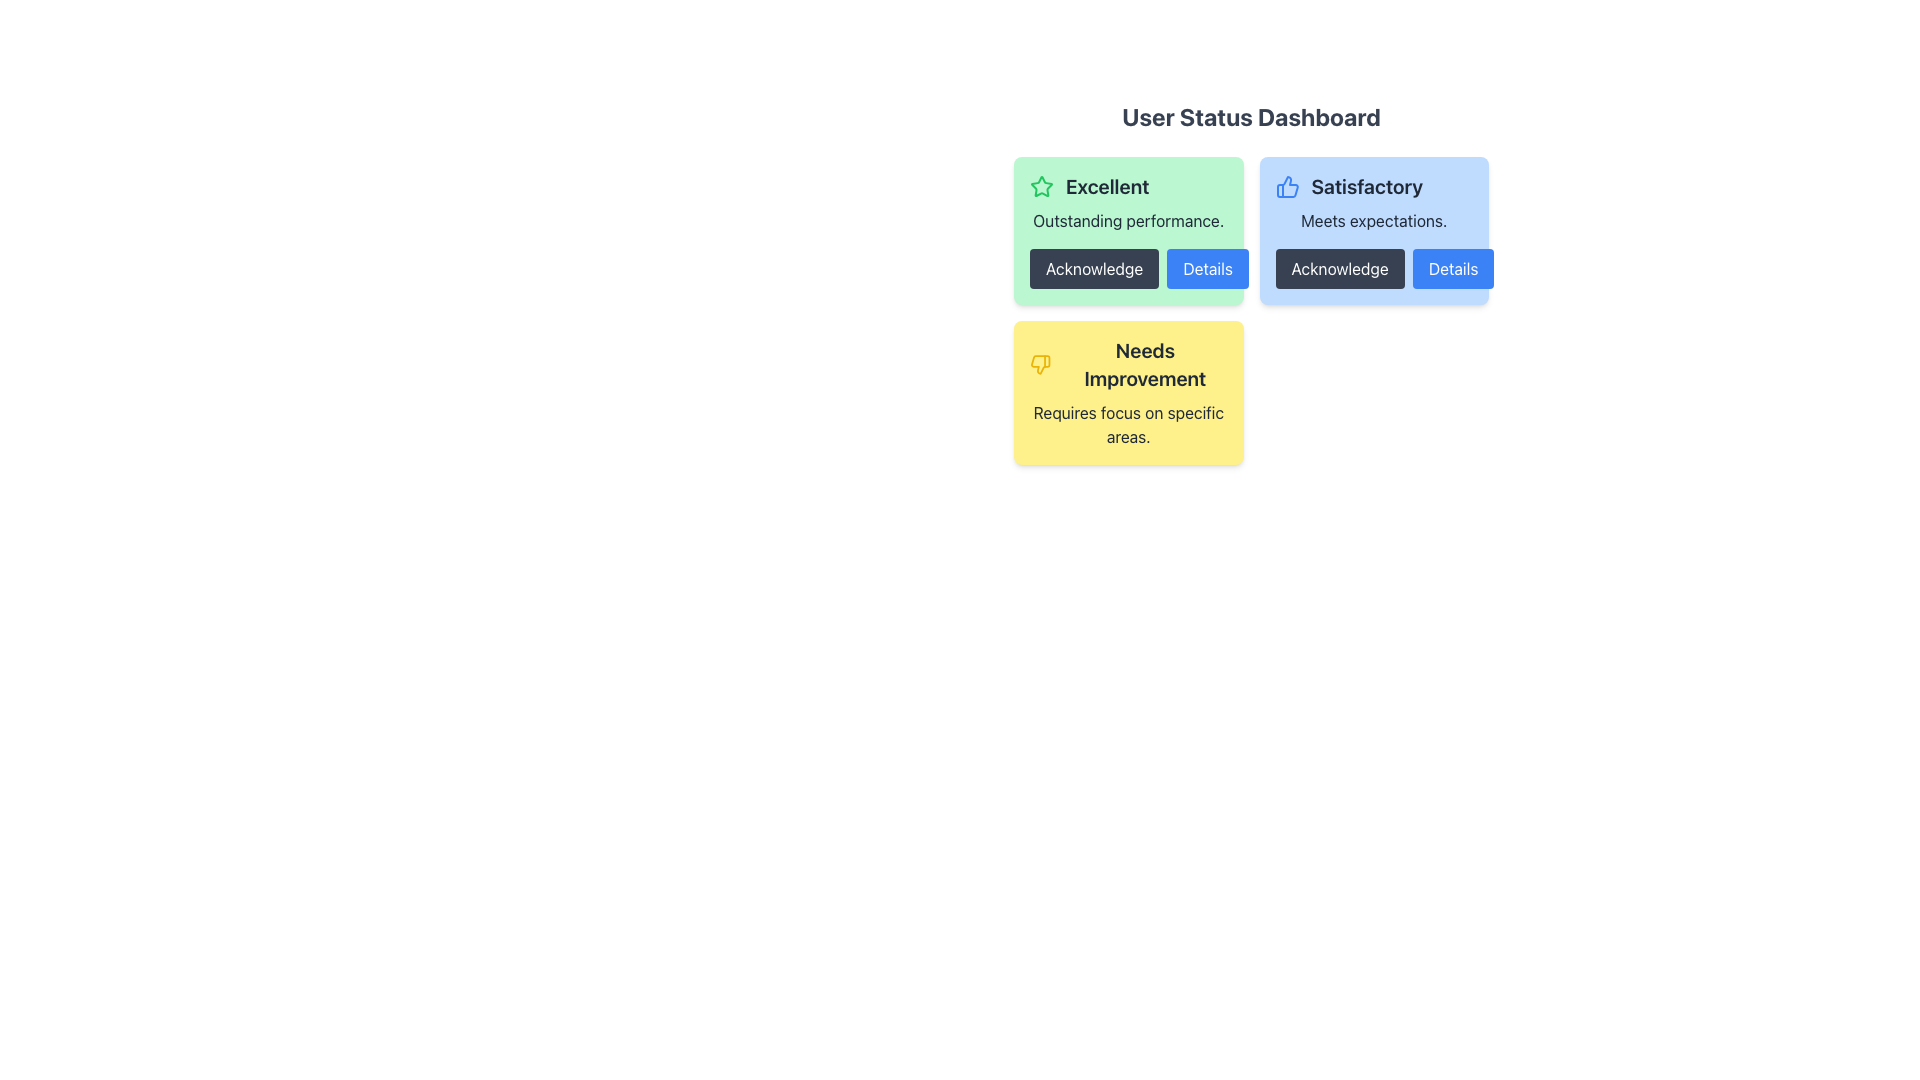 Image resolution: width=1920 pixels, height=1080 pixels. Describe the element at coordinates (1128, 423) in the screenshot. I see `the static text element that reads 'Requires focus on specific areas.', which is located at the center-bottom of the yellow 'Needs Improvement' status card` at that location.